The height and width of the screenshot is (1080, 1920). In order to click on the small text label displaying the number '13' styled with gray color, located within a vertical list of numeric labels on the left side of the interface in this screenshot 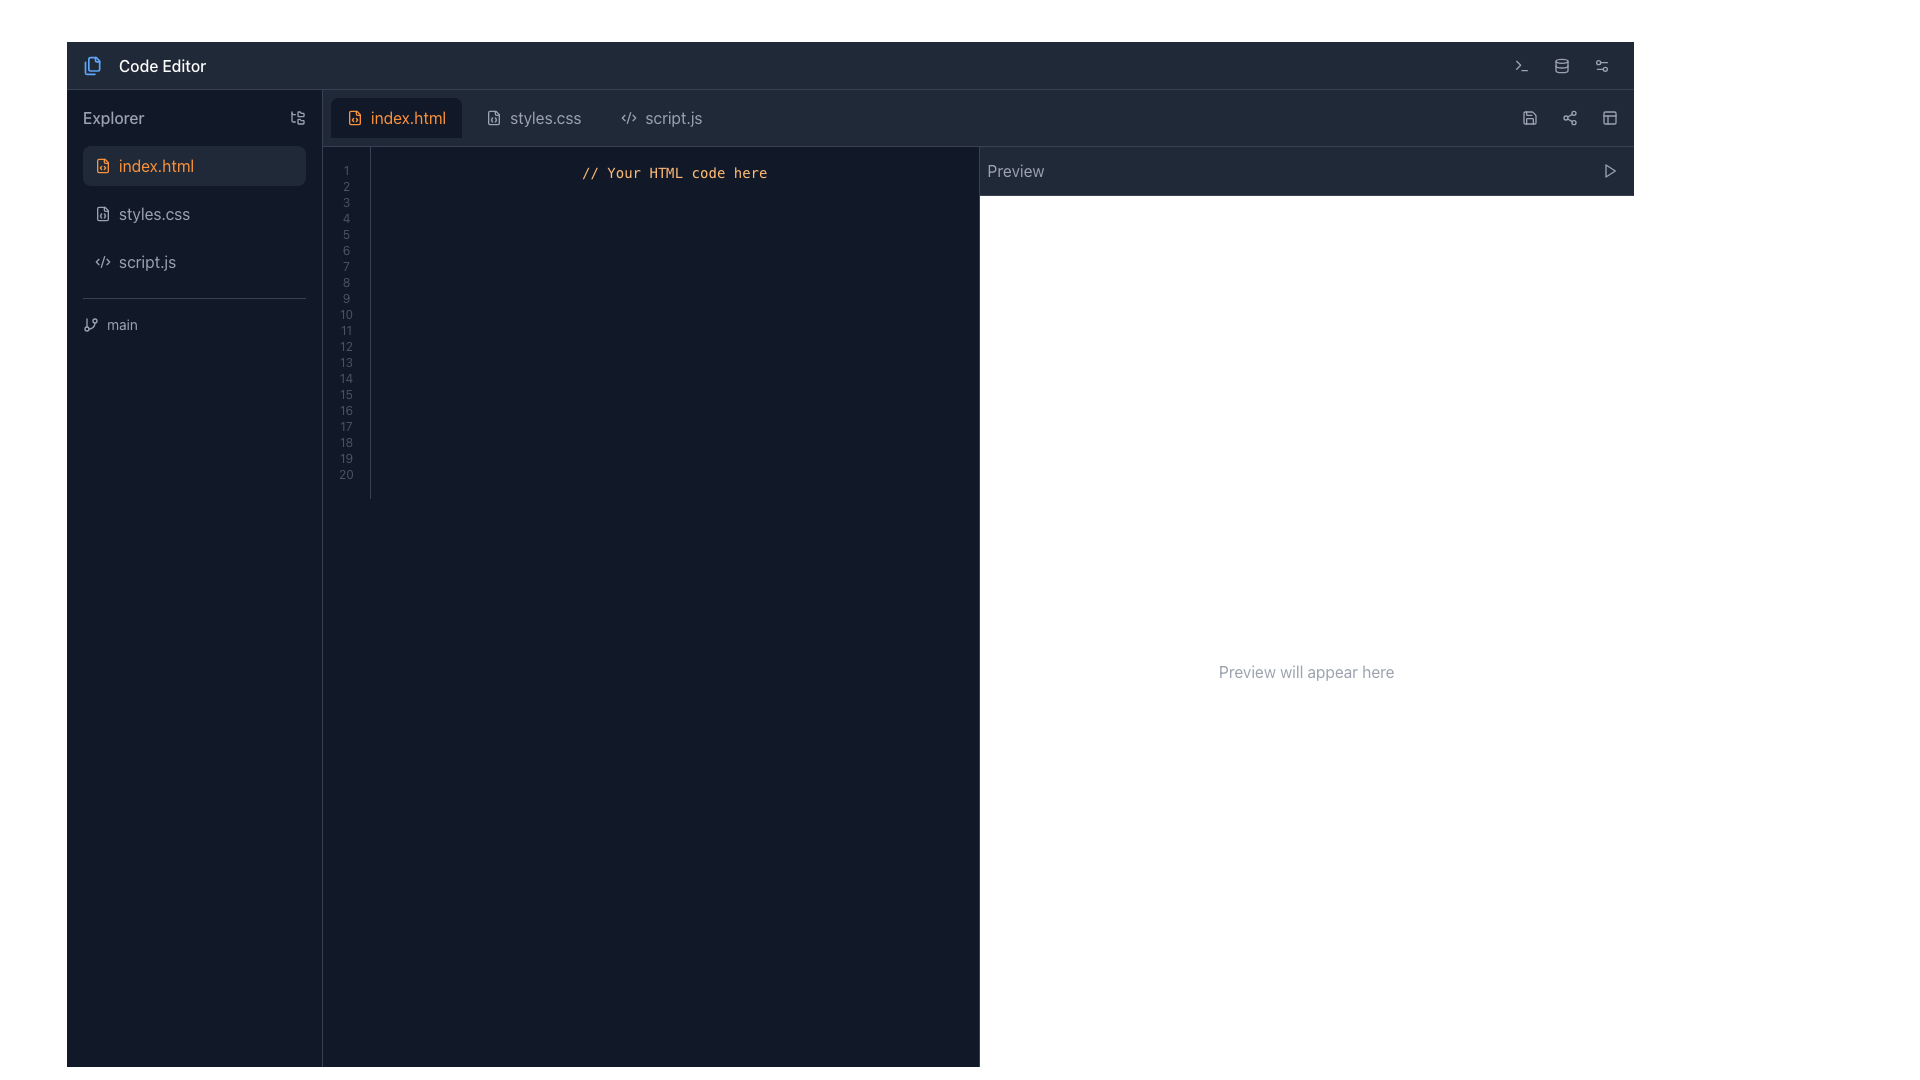, I will do `click(346, 362)`.